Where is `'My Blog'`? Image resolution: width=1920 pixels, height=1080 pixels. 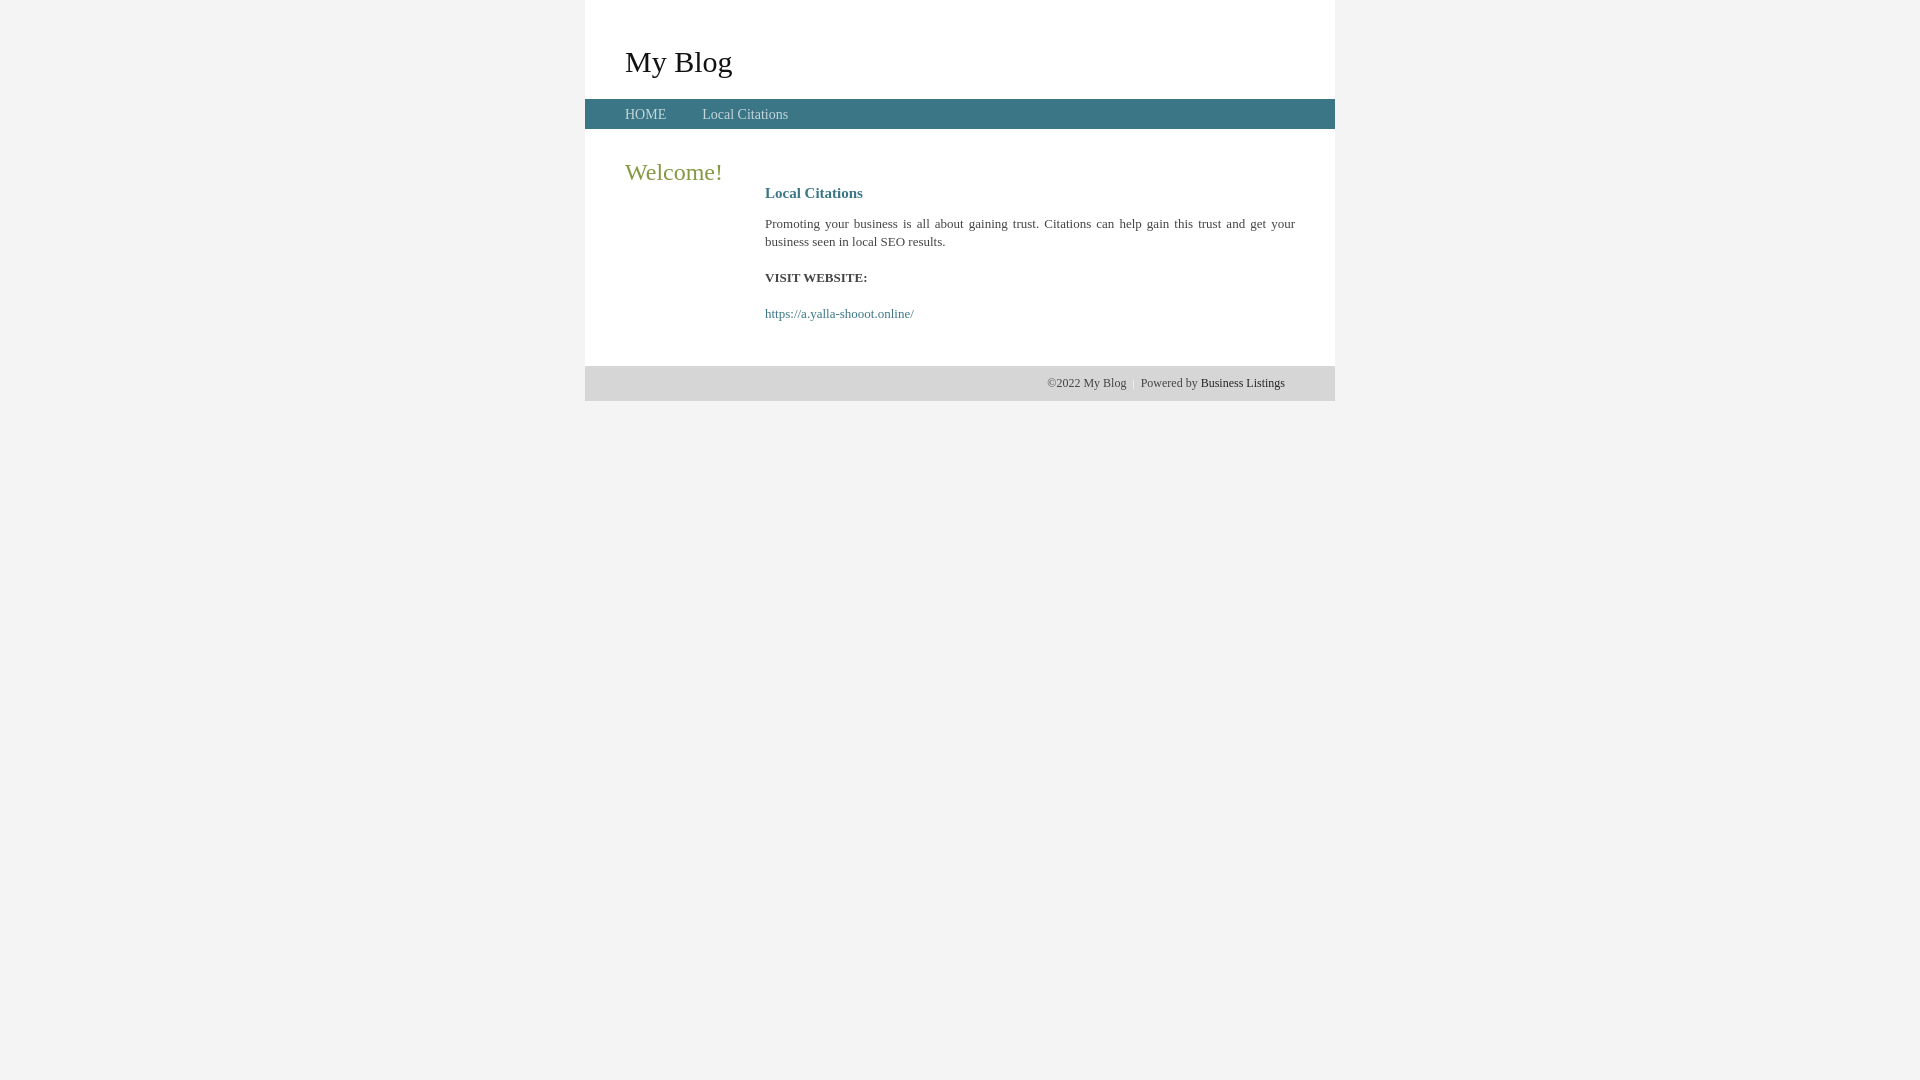
'My Blog' is located at coordinates (623, 60).